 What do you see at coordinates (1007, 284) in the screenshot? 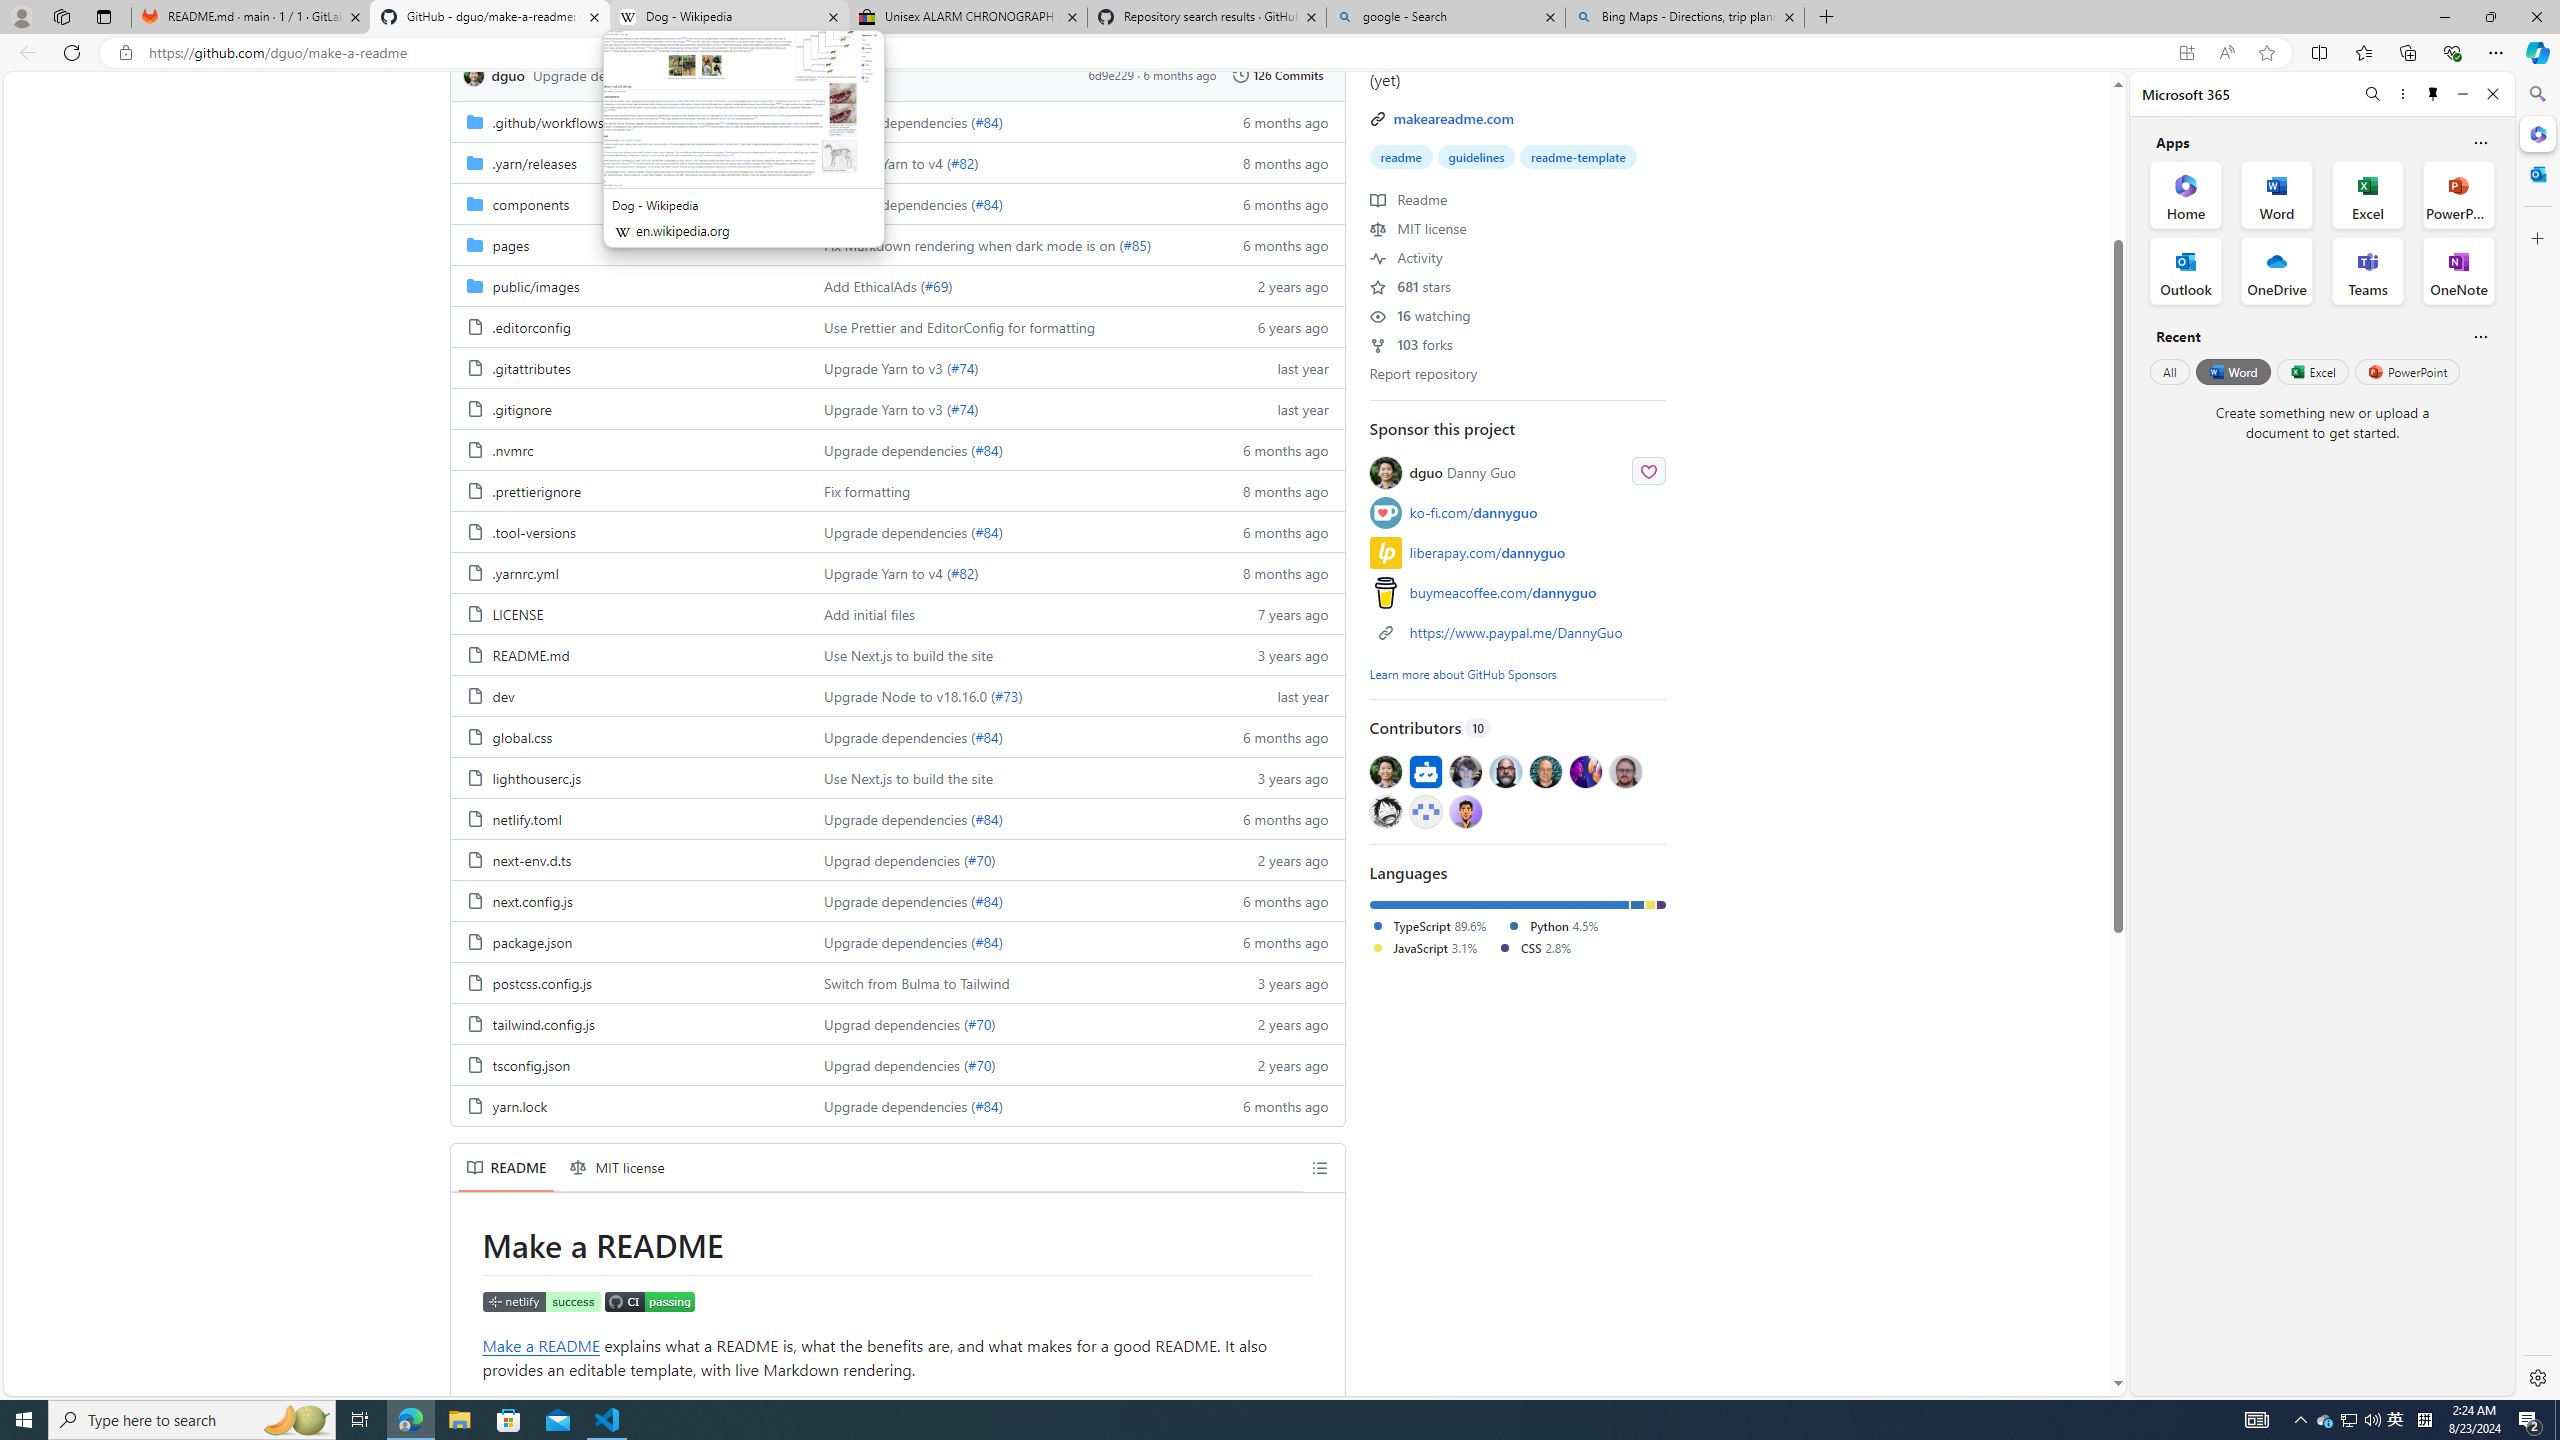
I see `'Add EthicalAds (#69)'` at bounding box center [1007, 284].